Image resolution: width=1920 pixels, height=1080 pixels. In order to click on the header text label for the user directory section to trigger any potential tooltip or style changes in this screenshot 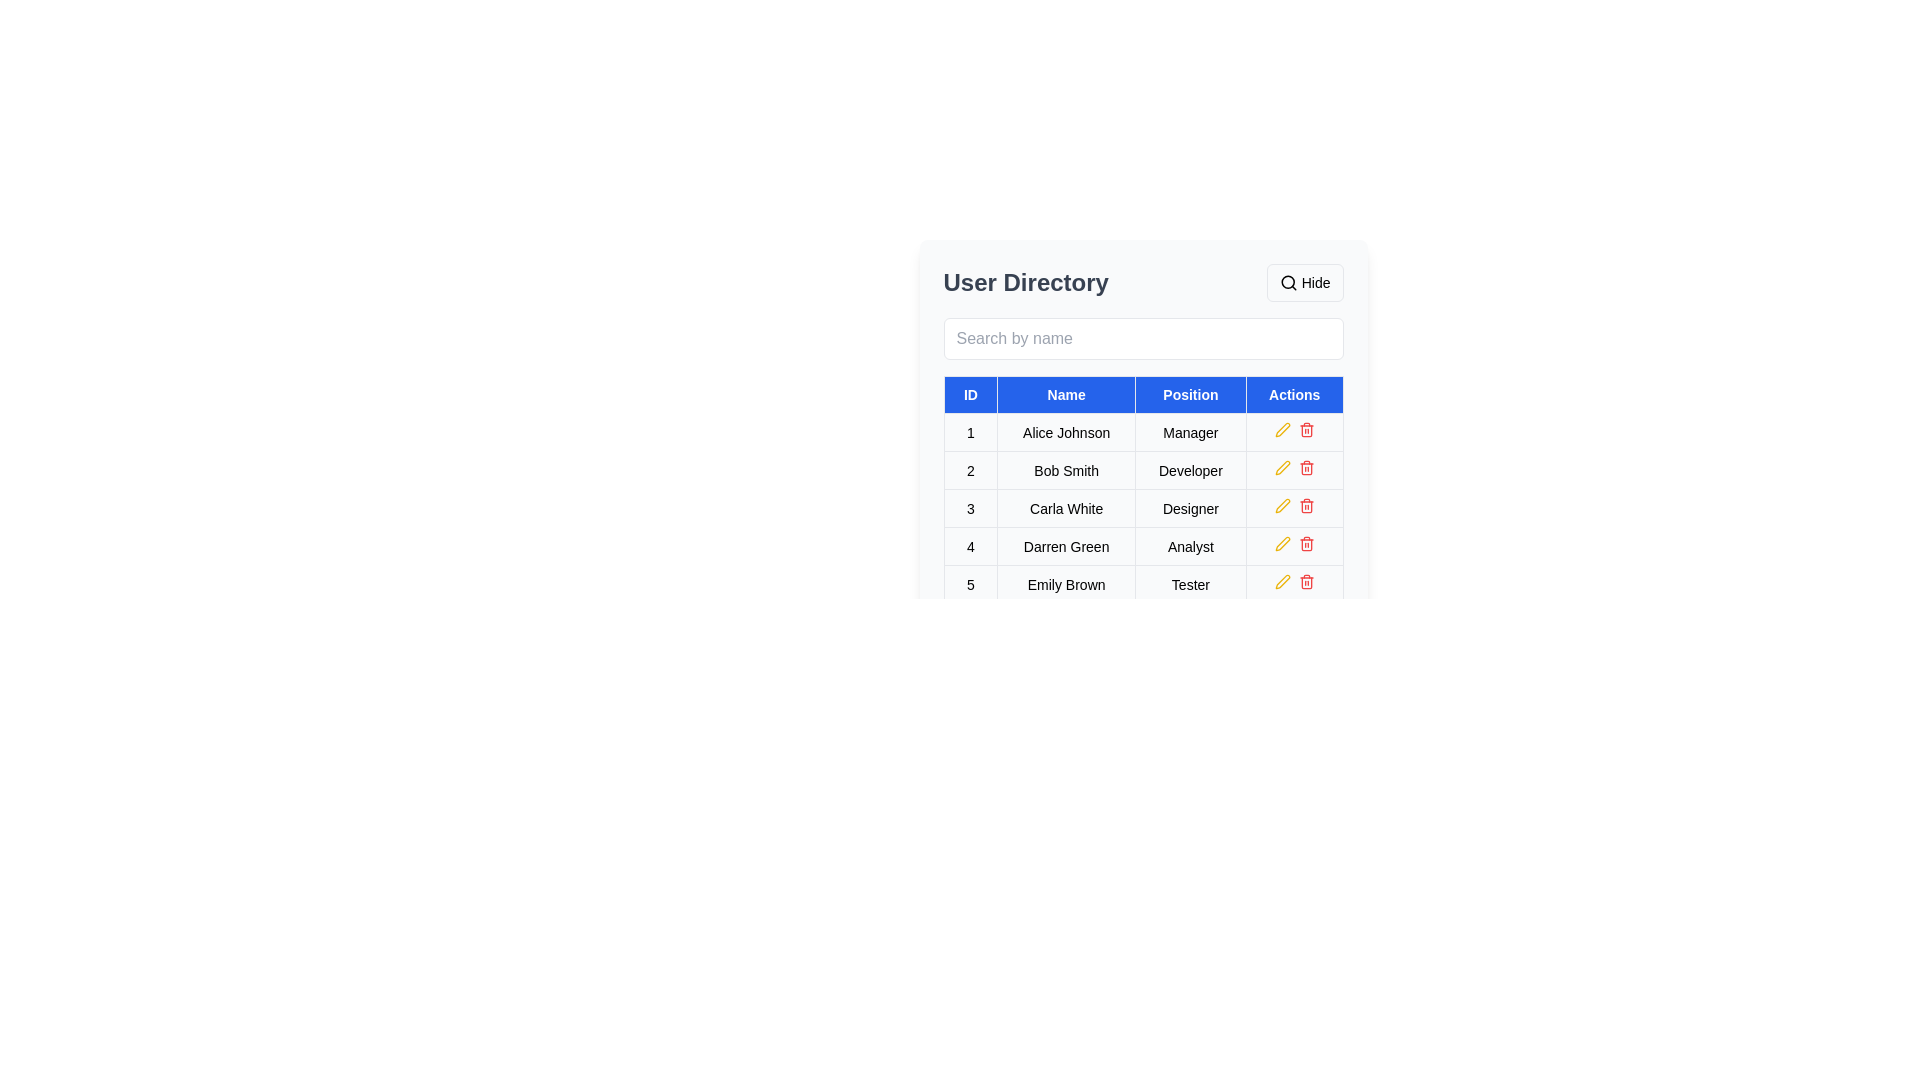, I will do `click(1026, 282)`.